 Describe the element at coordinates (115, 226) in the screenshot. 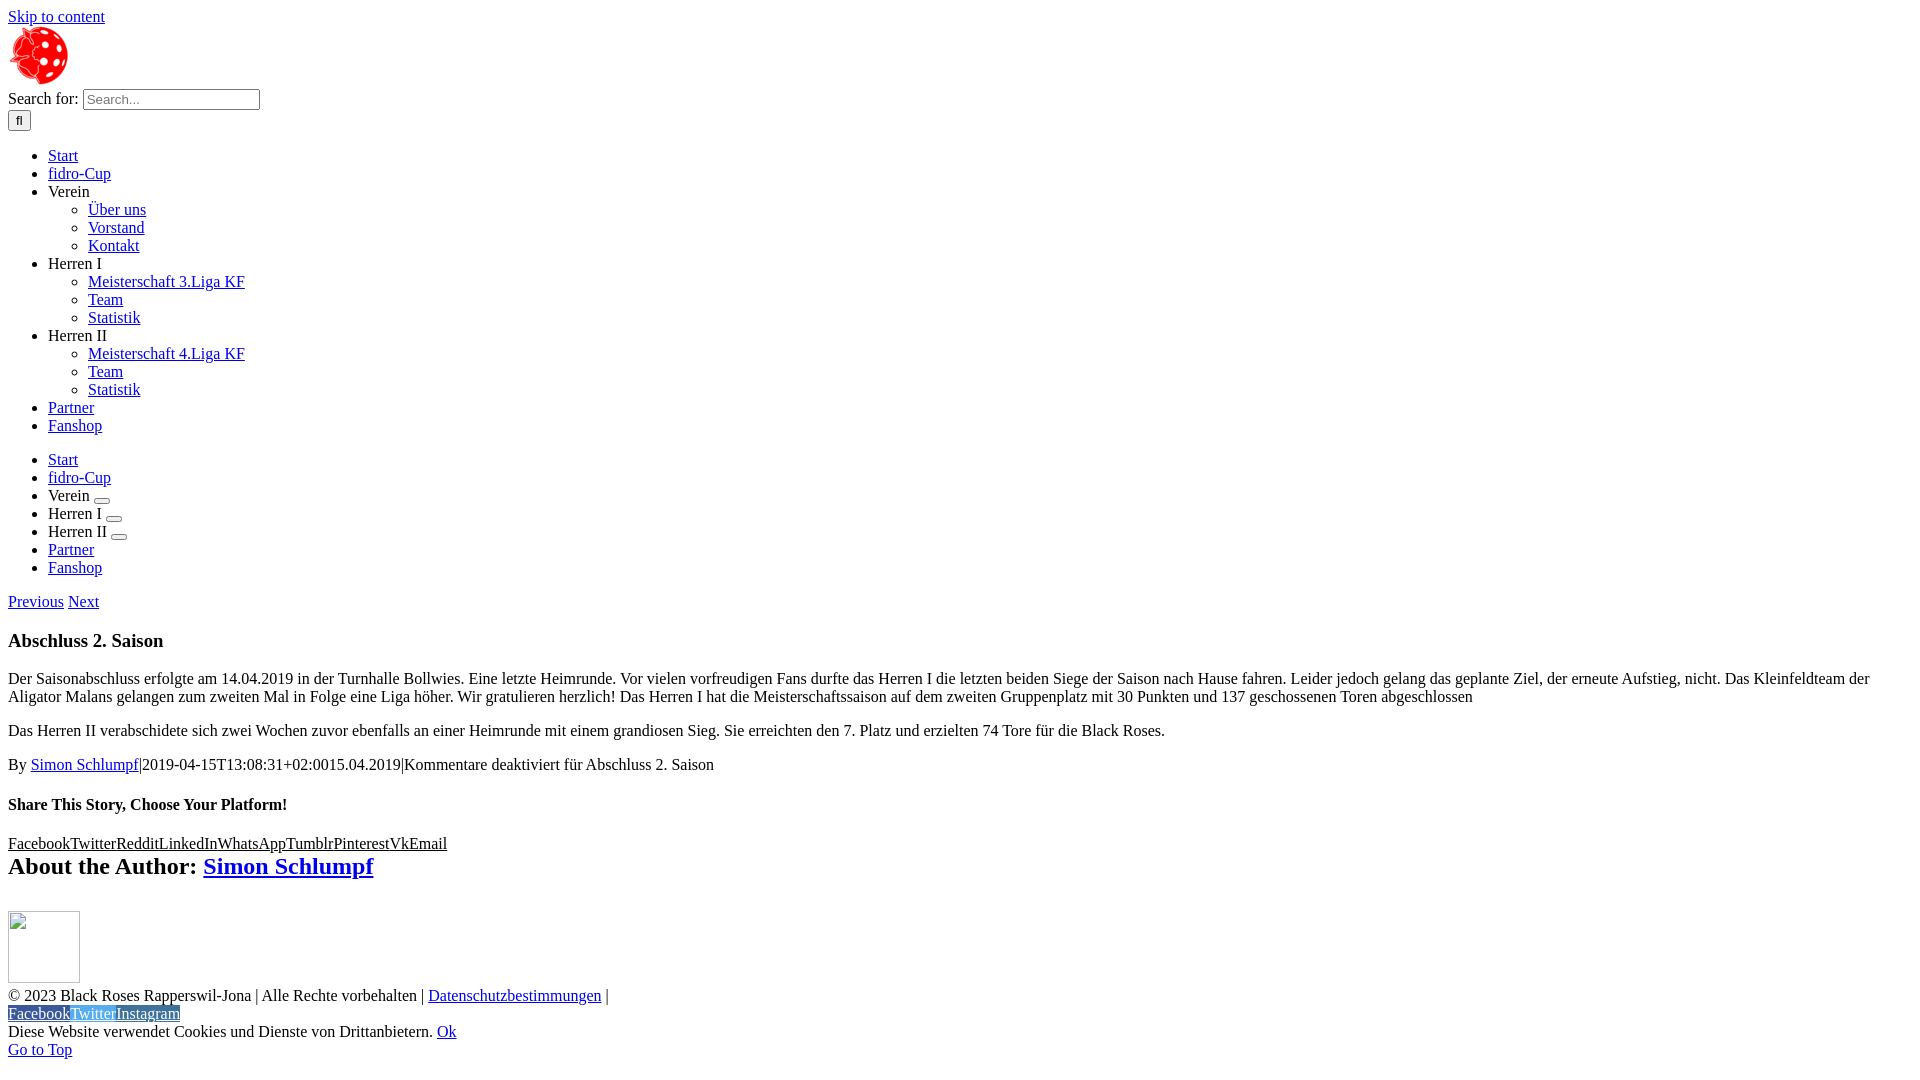

I see `'Vorstand'` at that location.